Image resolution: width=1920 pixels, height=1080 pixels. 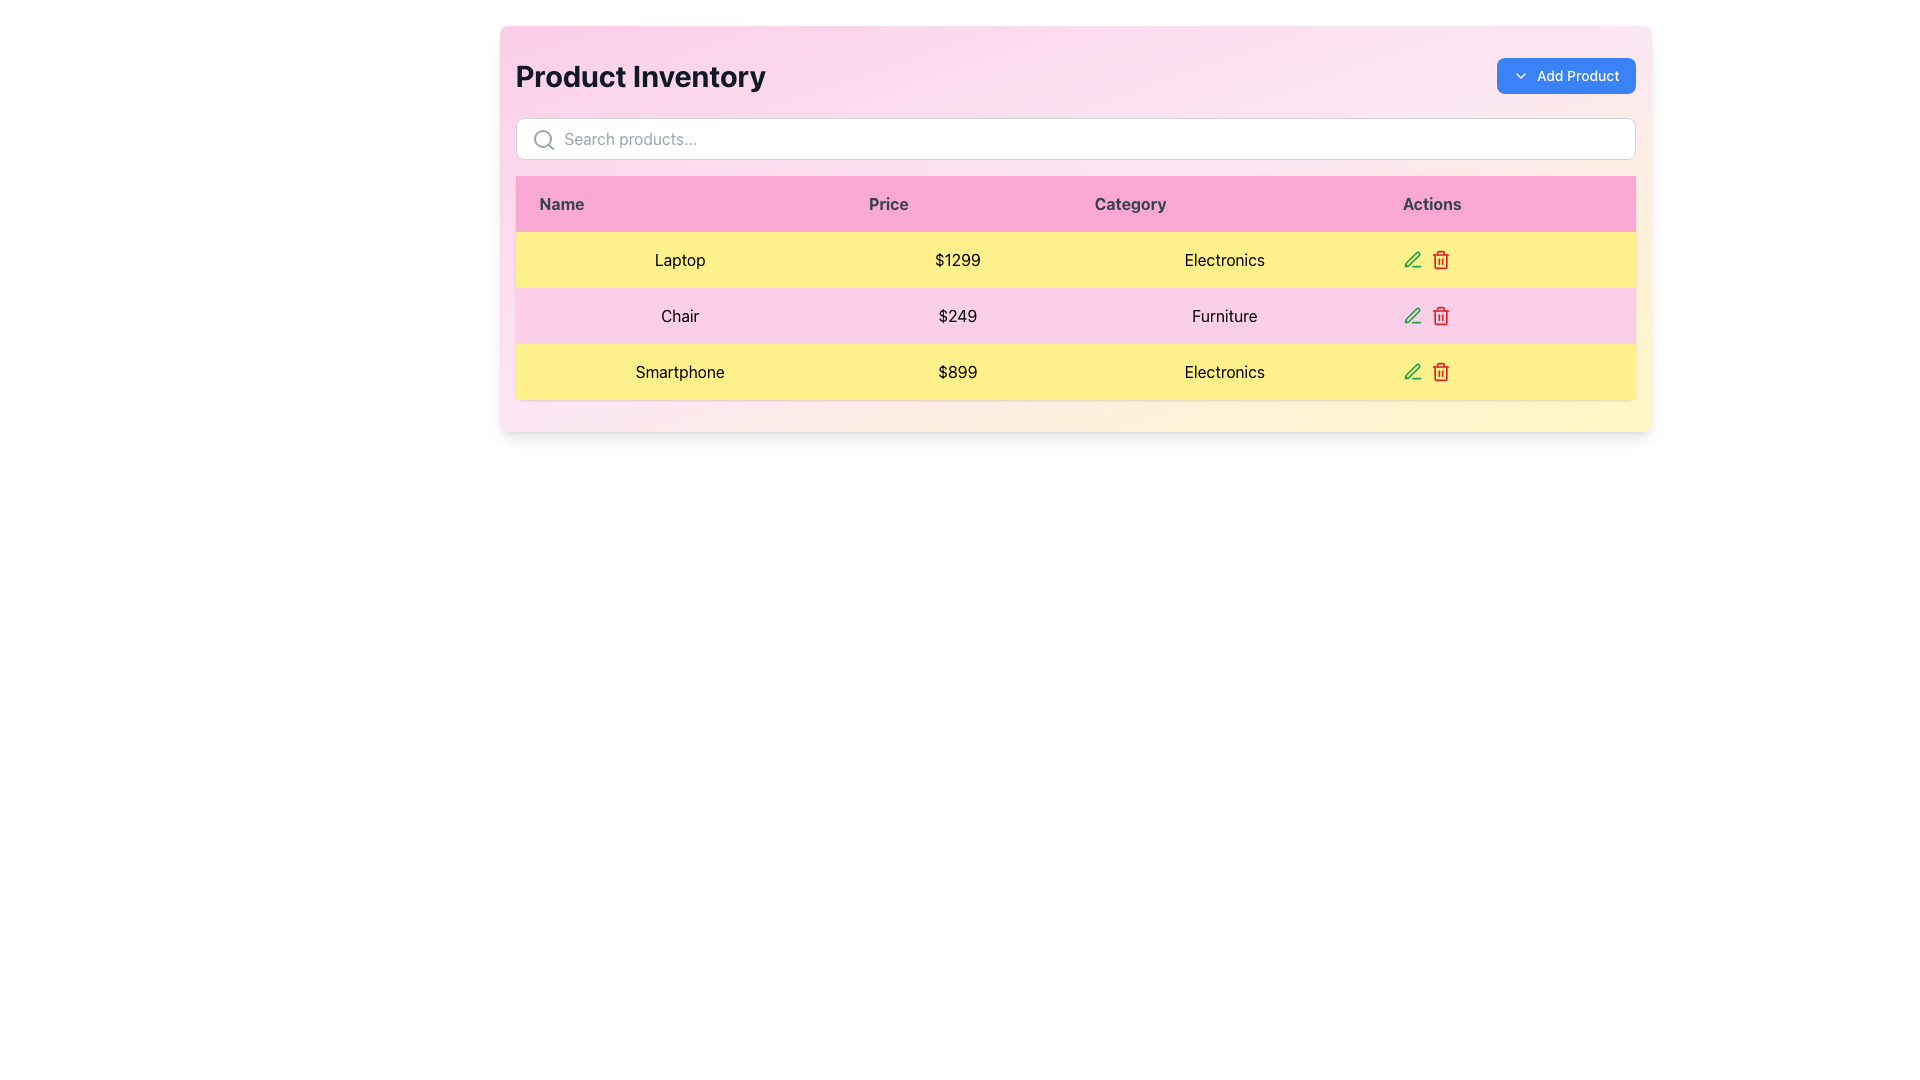 What do you see at coordinates (543, 138) in the screenshot?
I see `the circular search icon with a magnifying glass symbol located on the left side of the search input field, which is positioned immediately to the left of the input text placeholder 'Search products...'` at bounding box center [543, 138].